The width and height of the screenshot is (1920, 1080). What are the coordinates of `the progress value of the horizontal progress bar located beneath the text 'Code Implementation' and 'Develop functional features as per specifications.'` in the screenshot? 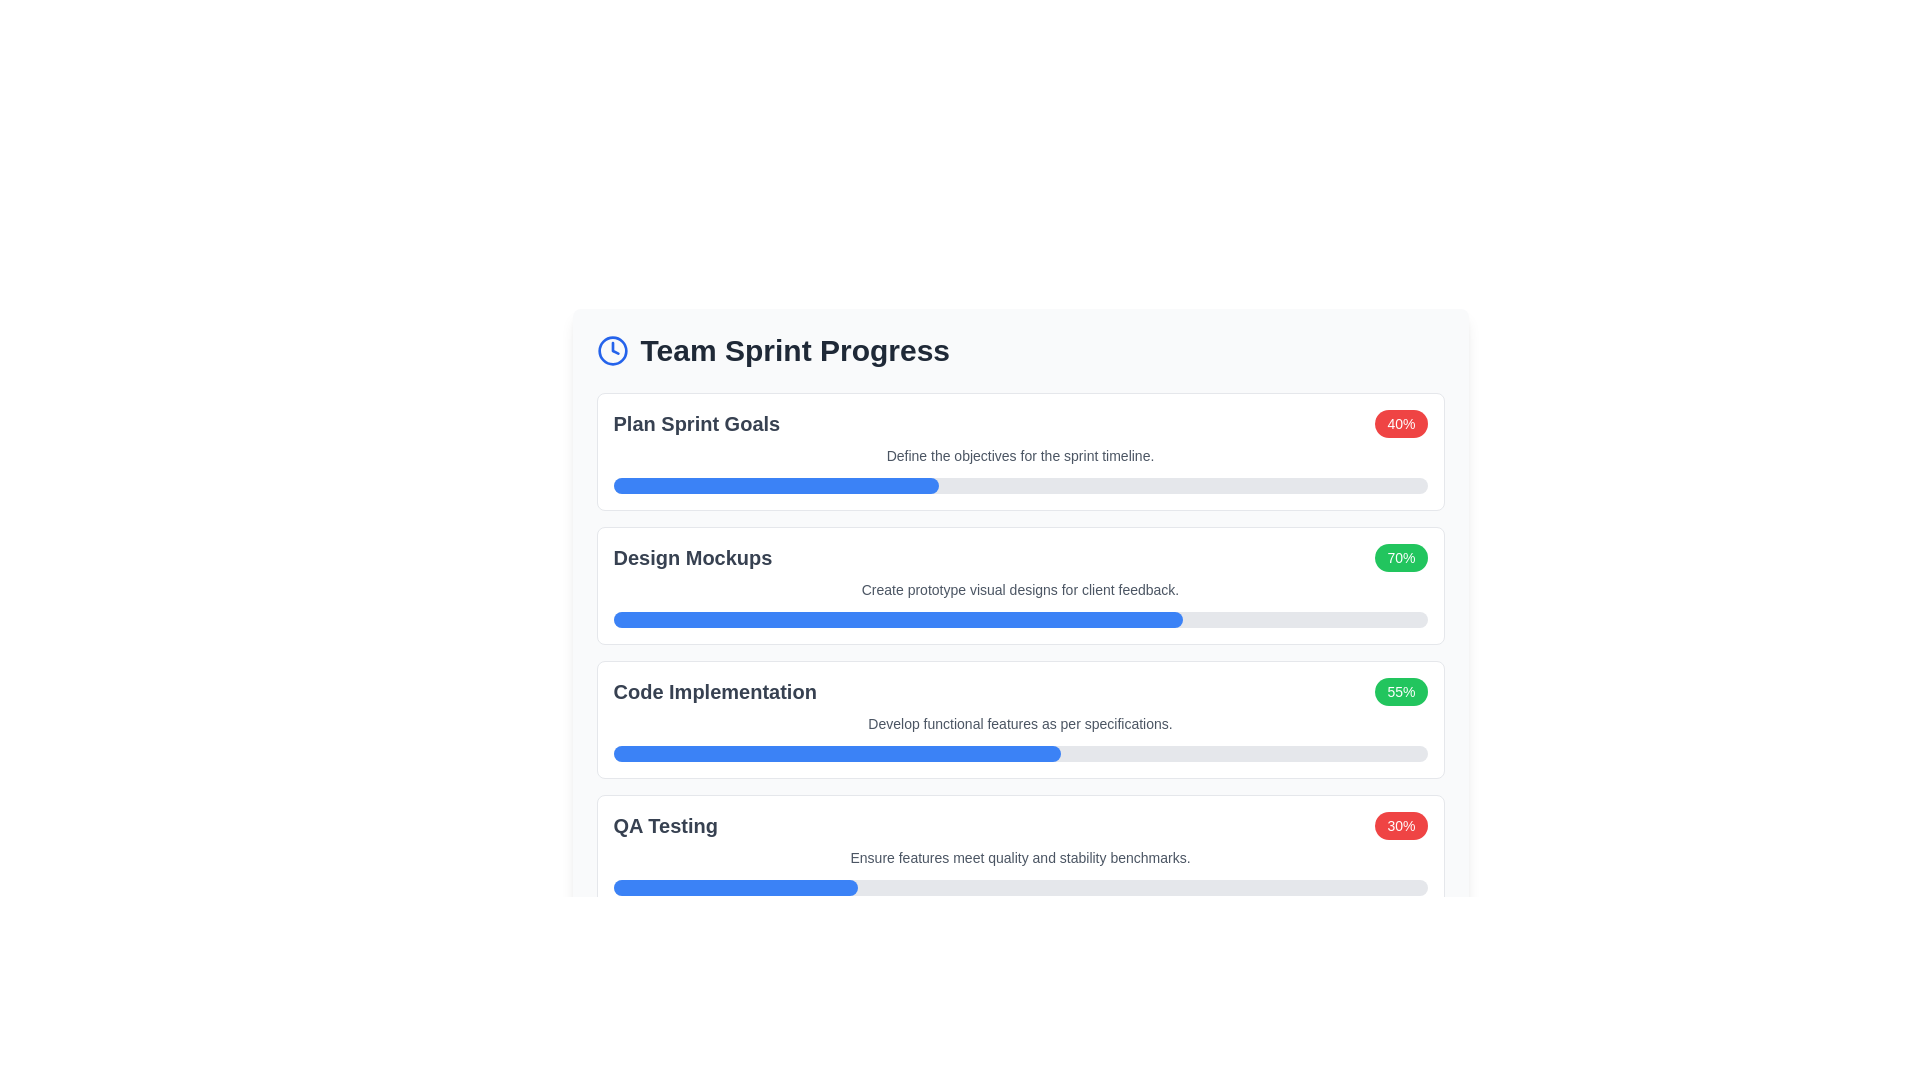 It's located at (1020, 753).